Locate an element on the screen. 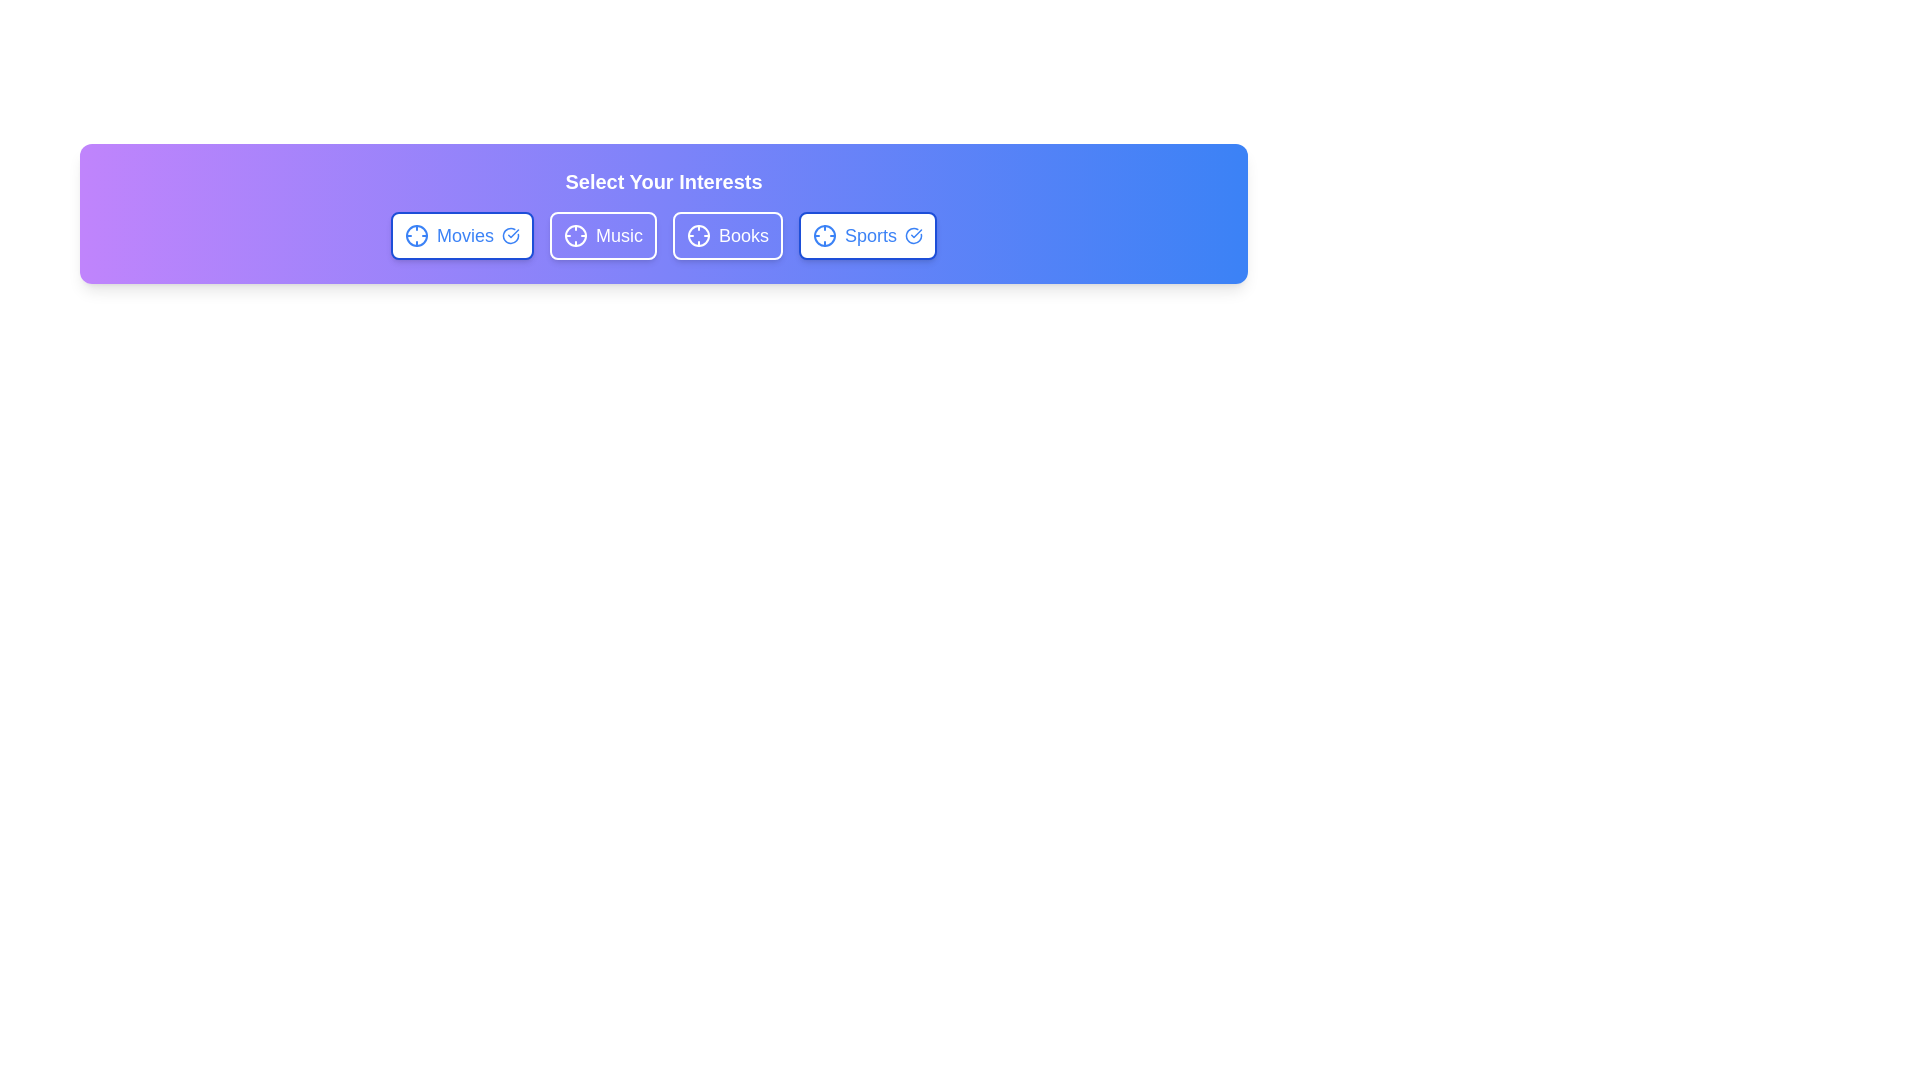 This screenshot has width=1920, height=1080. the 'Books' chip to toggle its active state is located at coordinates (727, 234).